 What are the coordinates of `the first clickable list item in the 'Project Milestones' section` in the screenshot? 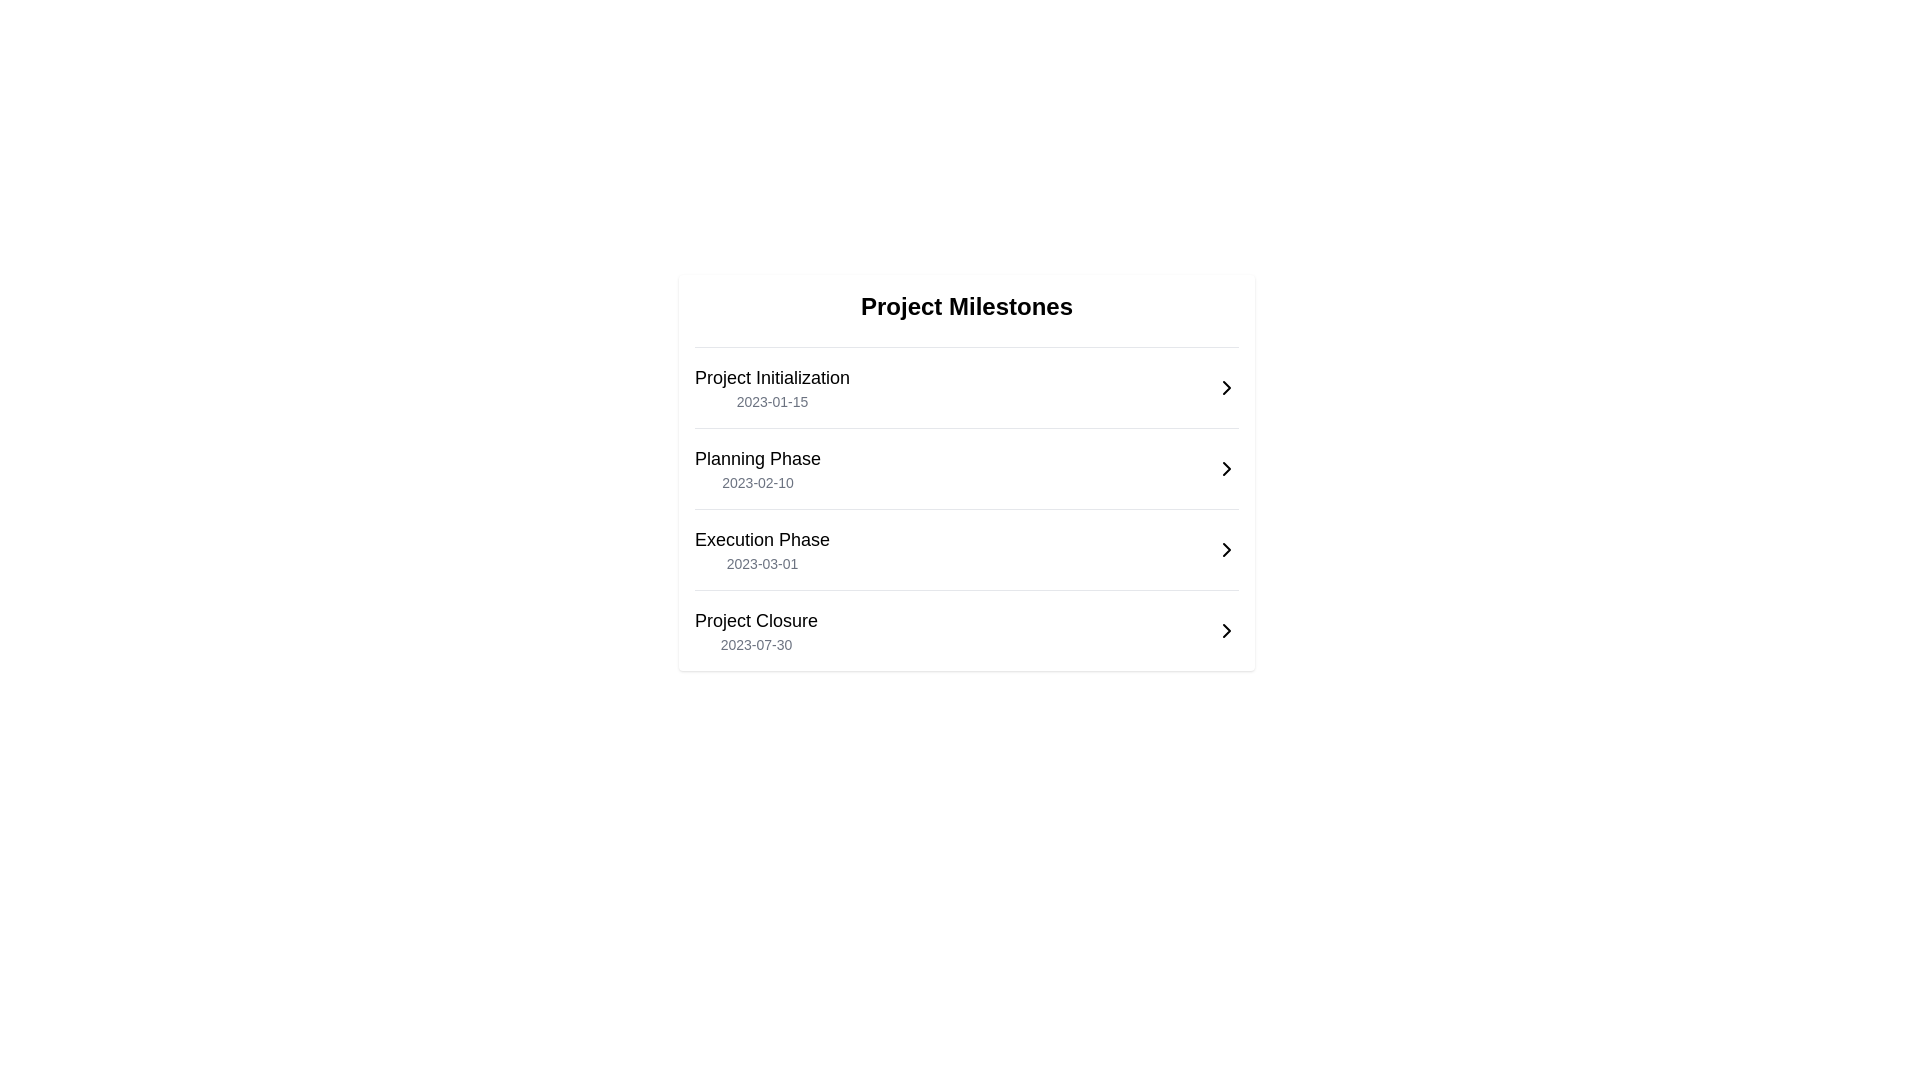 It's located at (966, 388).